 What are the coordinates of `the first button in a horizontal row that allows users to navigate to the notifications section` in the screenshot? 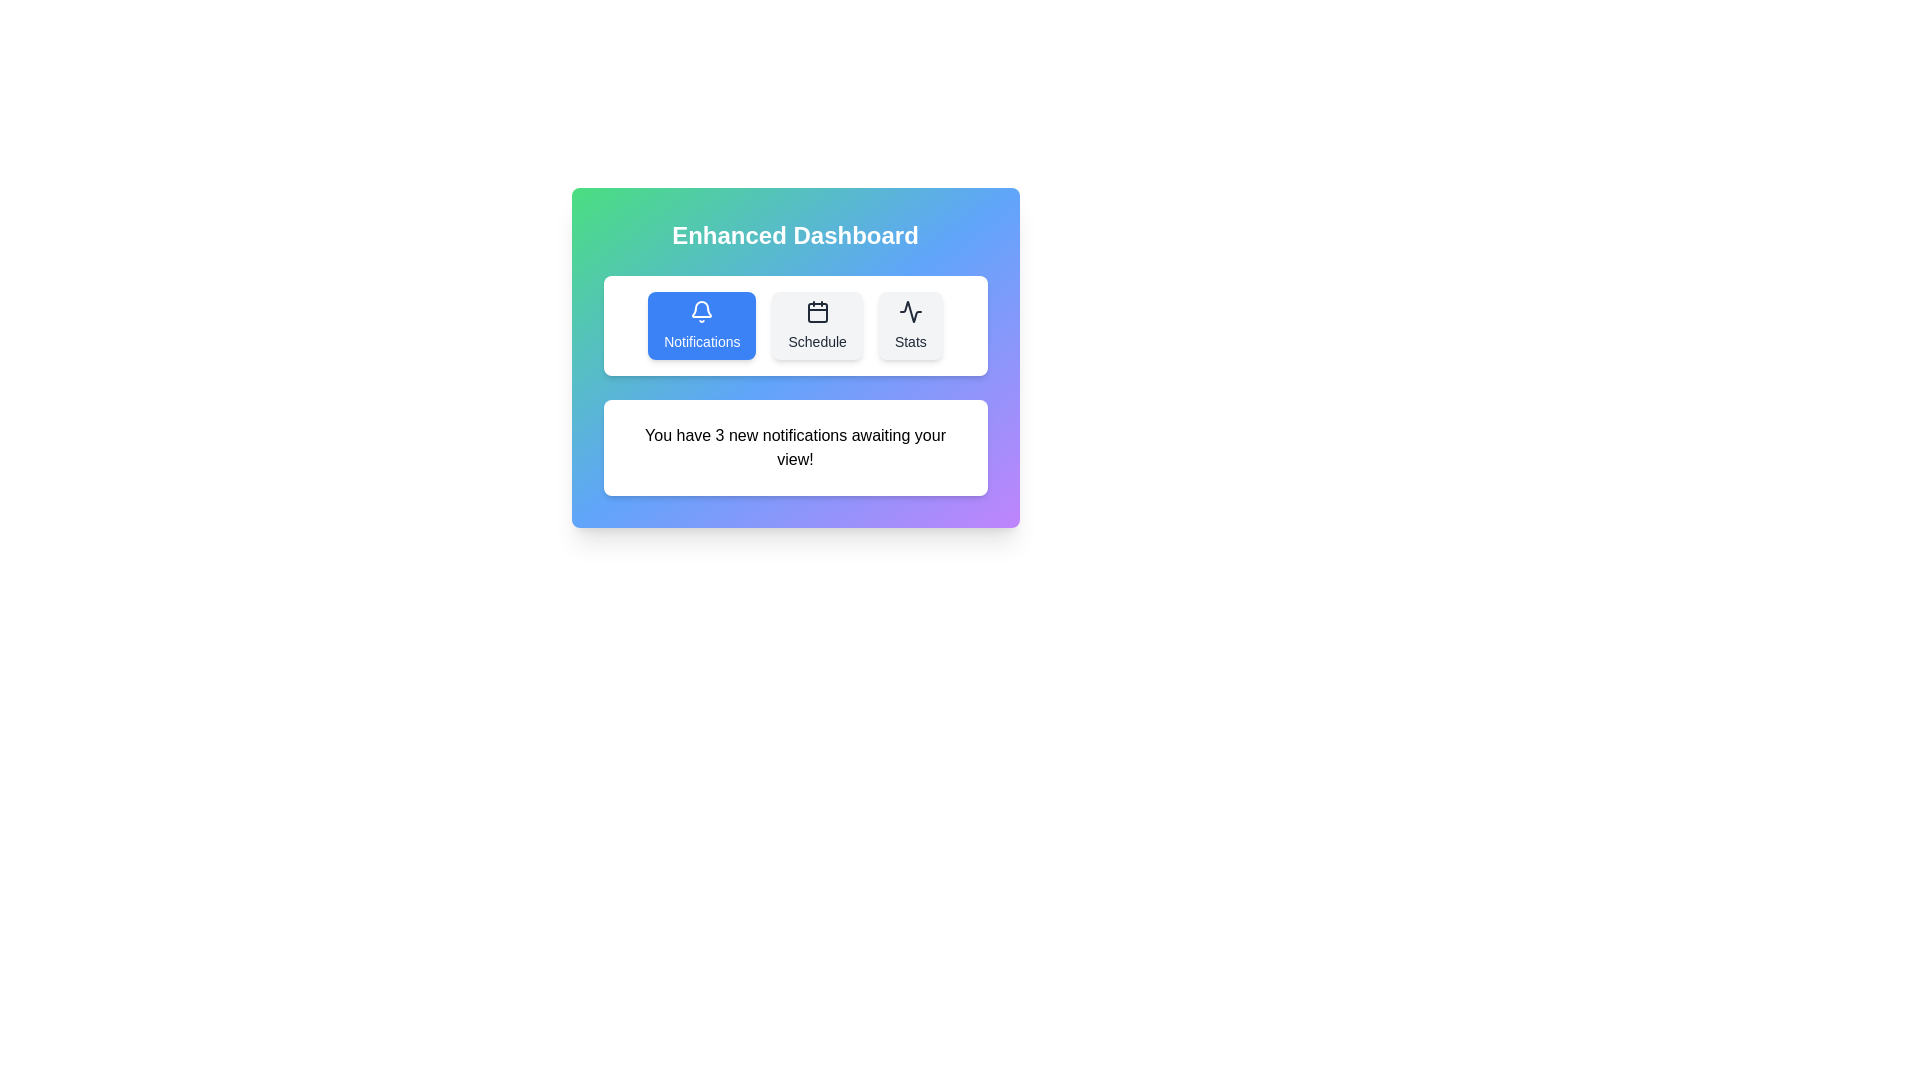 It's located at (702, 325).